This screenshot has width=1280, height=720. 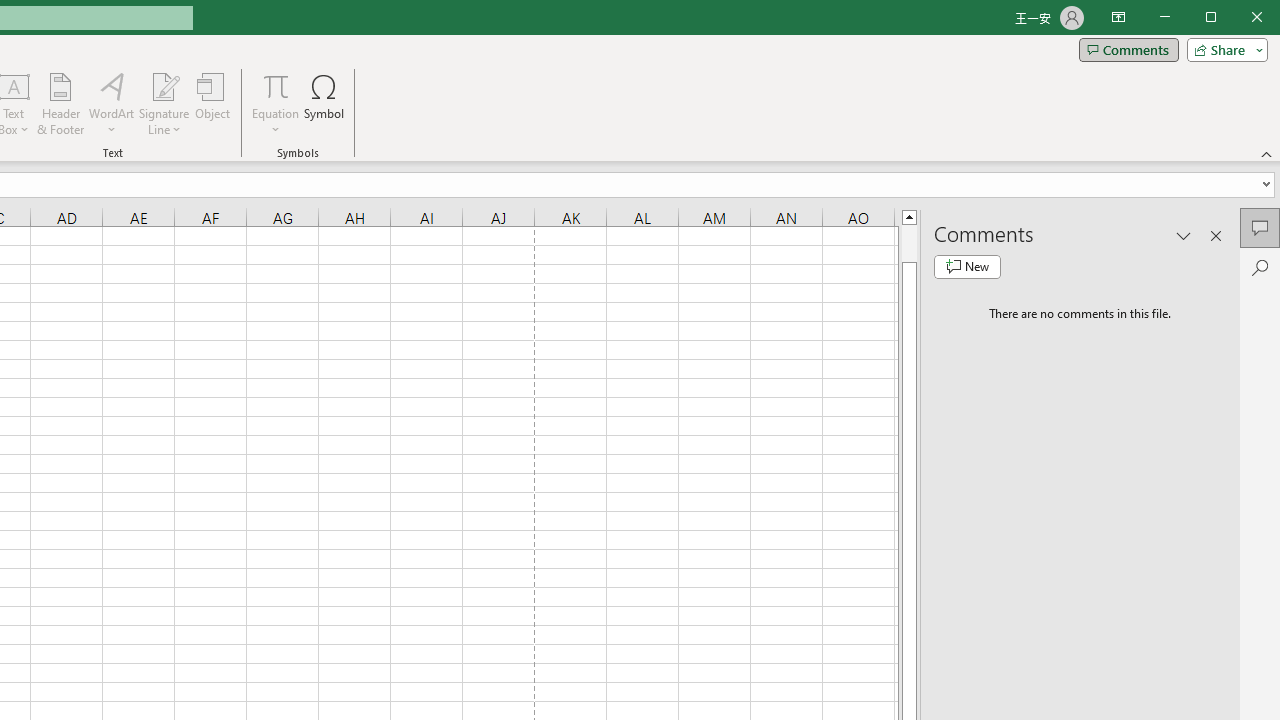 What do you see at coordinates (1216, 19) in the screenshot?
I see `'Minimize'` at bounding box center [1216, 19].